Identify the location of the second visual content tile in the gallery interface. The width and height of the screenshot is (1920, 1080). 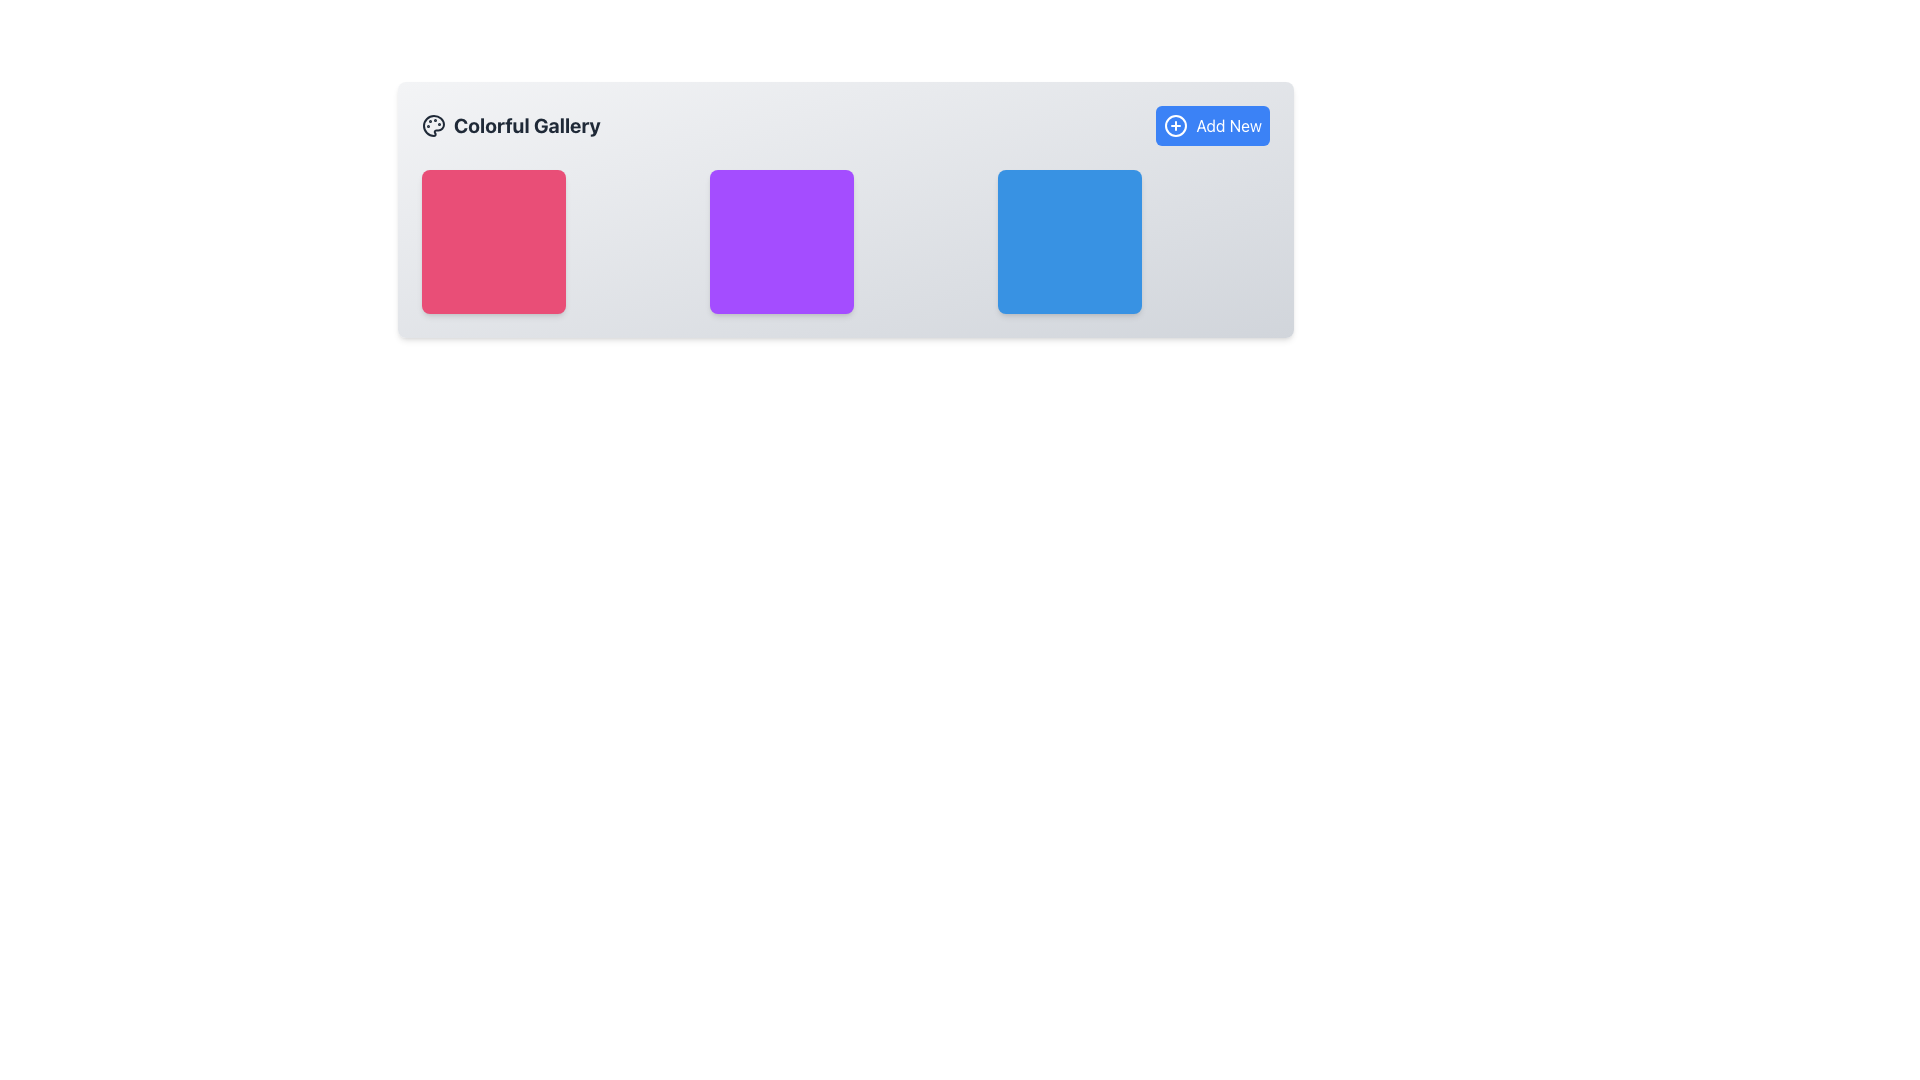
(845, 209).